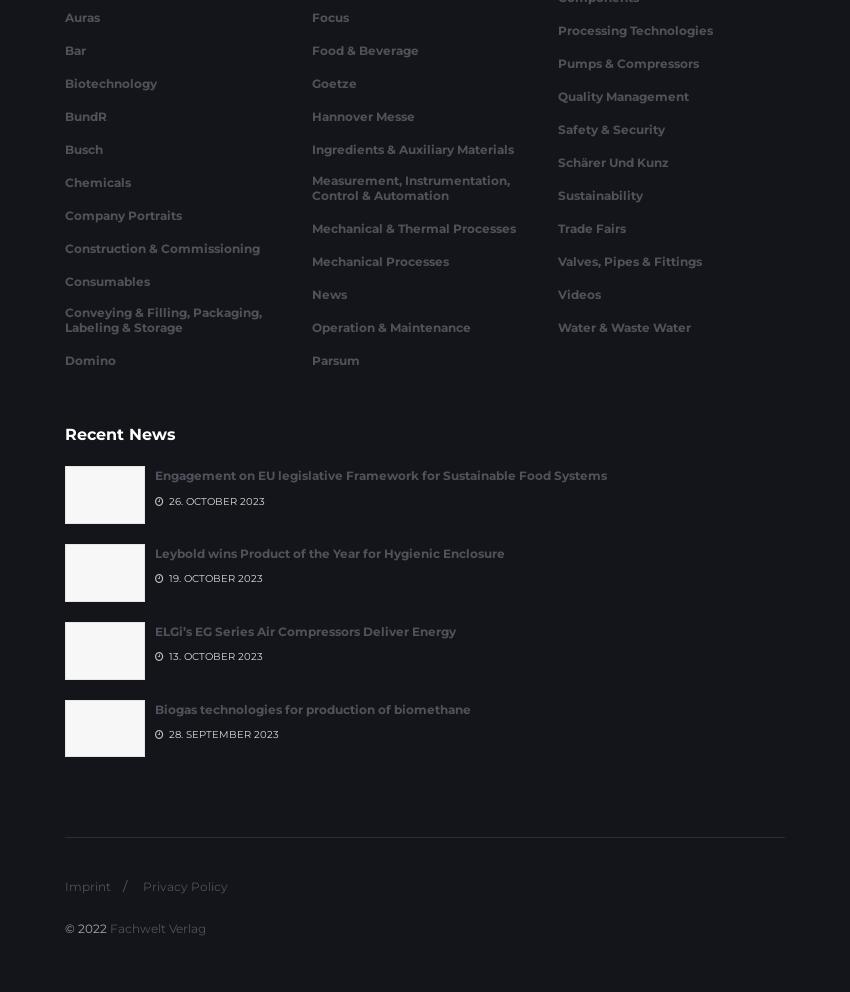  Describe the element at coordinates (390, 433) in the screenshot. I see `'Operation & Maintenance'` at that location.